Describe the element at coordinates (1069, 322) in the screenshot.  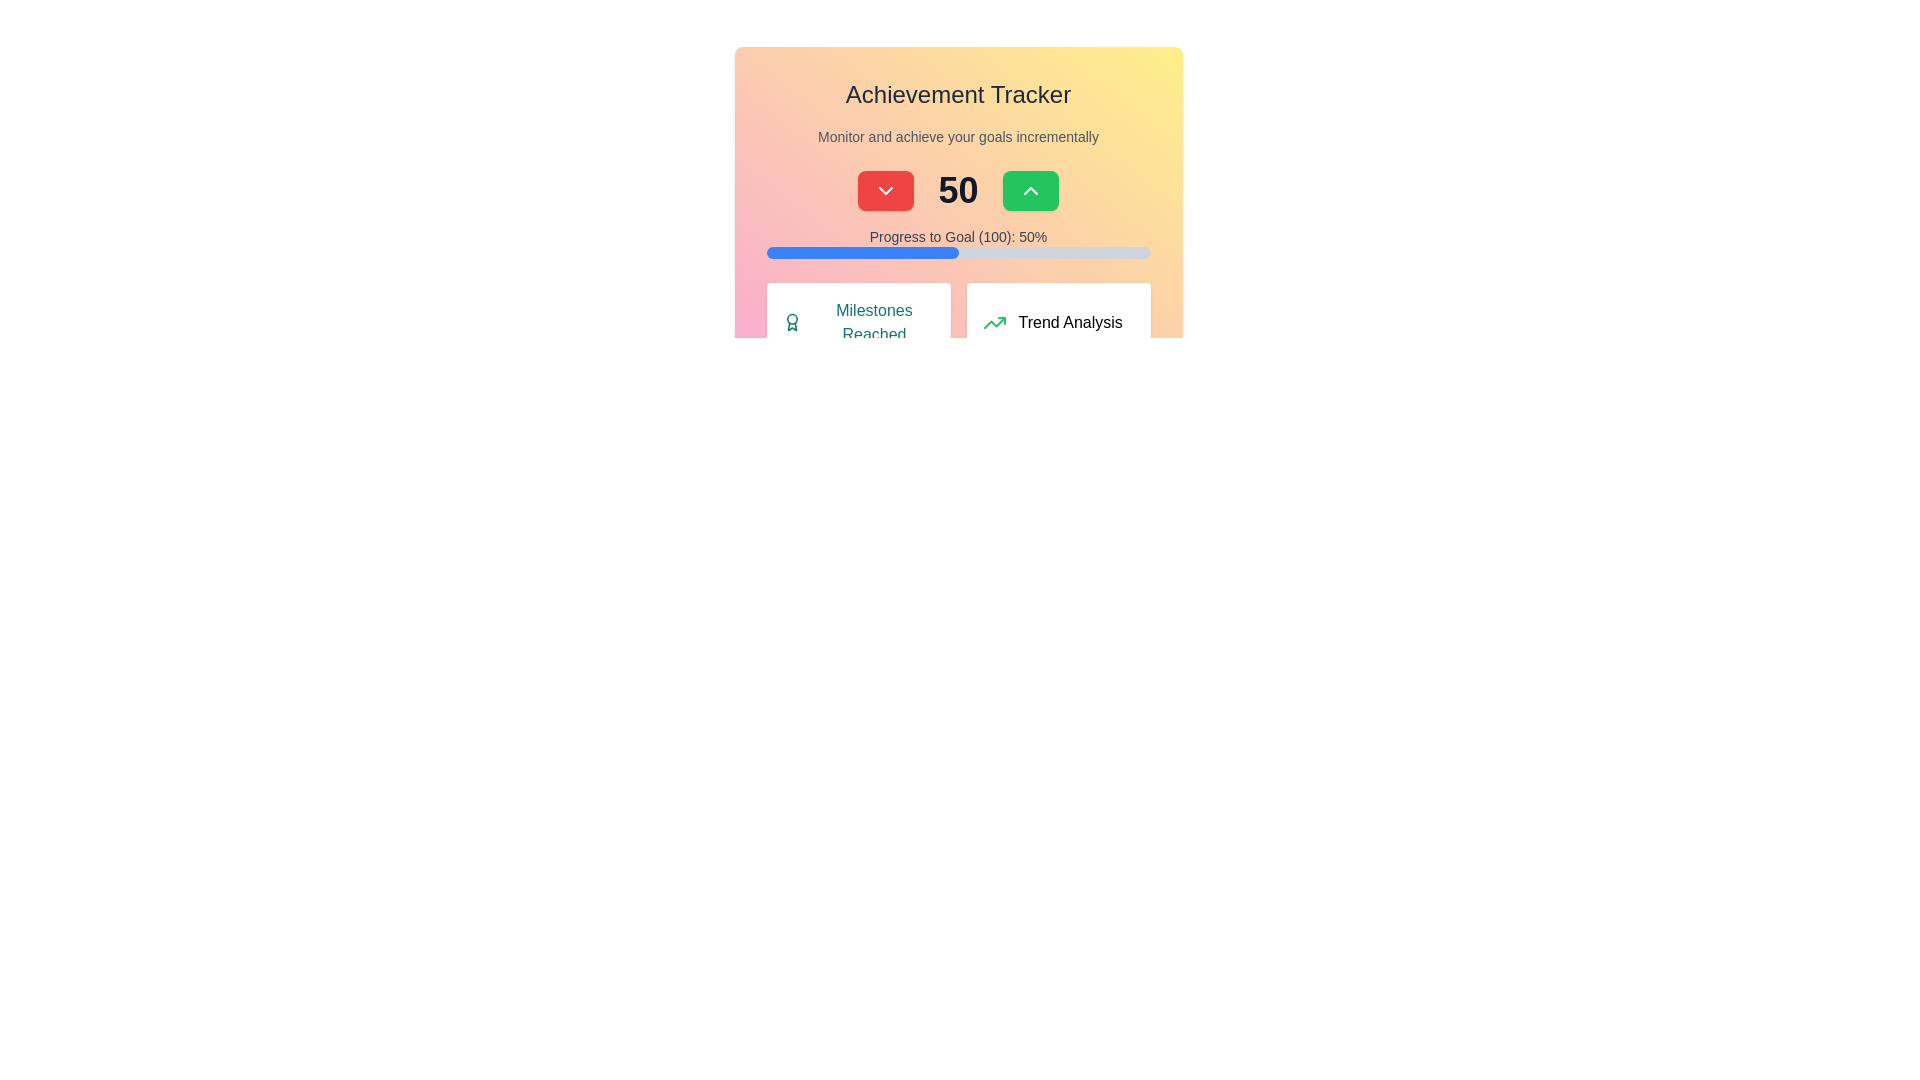
I see `the static text label located in the bottom-right card of a two-column layout, adjacent to the 'Milestones Reached' card` at that location.